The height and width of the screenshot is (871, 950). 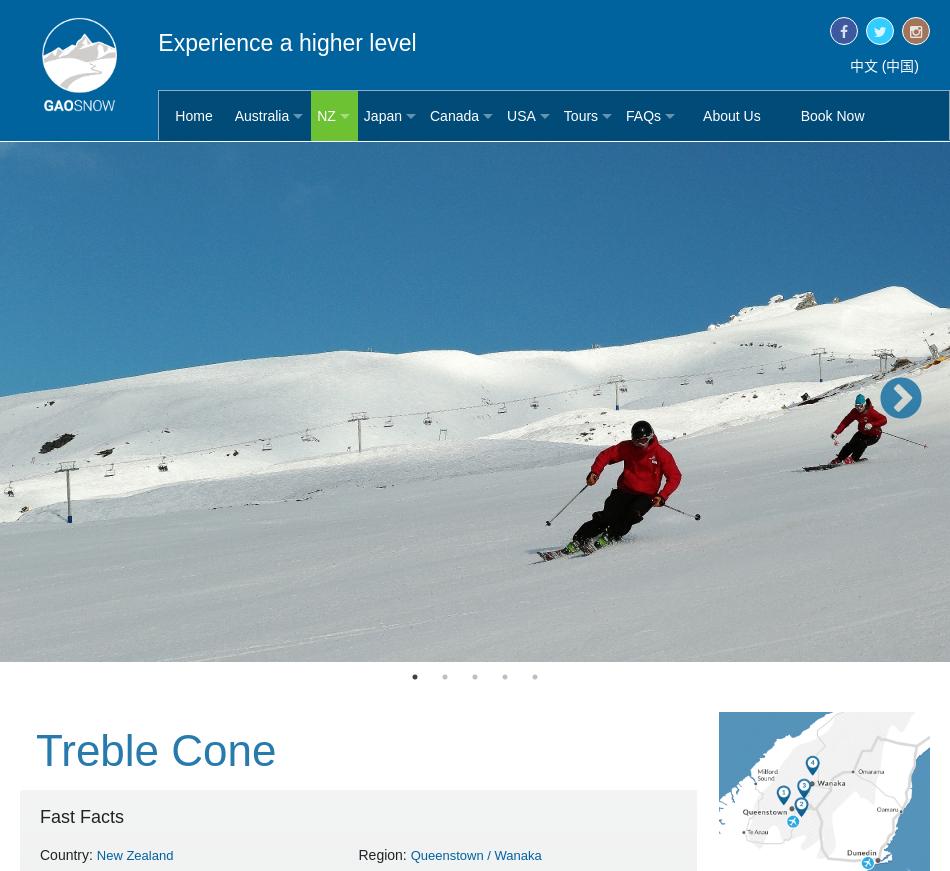 What do you see at coordinates (157, 42) in the screenshot?
I see `'Experience a higher level'` at bounding box center [157, 42].